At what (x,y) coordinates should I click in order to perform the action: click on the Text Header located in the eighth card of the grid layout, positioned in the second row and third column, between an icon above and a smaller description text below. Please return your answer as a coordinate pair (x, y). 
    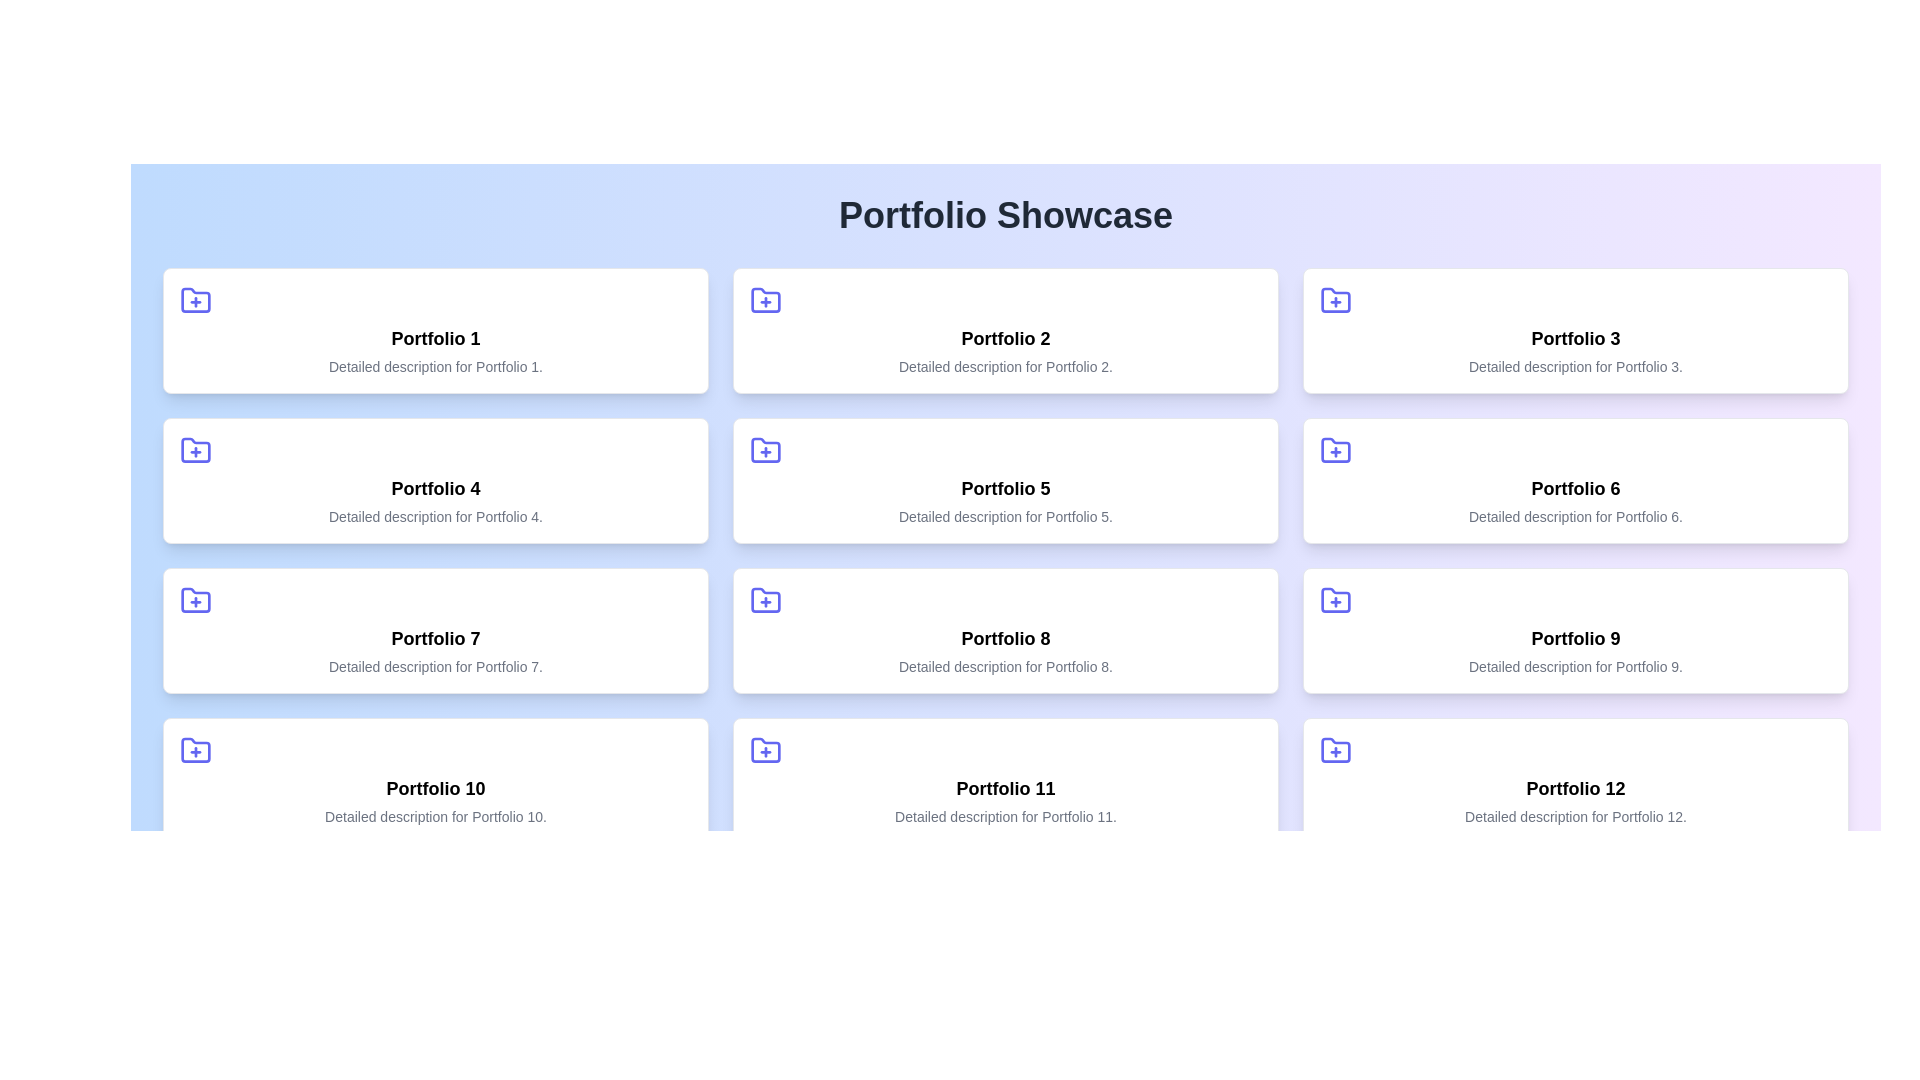
    Looking at the image, I should click on (1006, 639).